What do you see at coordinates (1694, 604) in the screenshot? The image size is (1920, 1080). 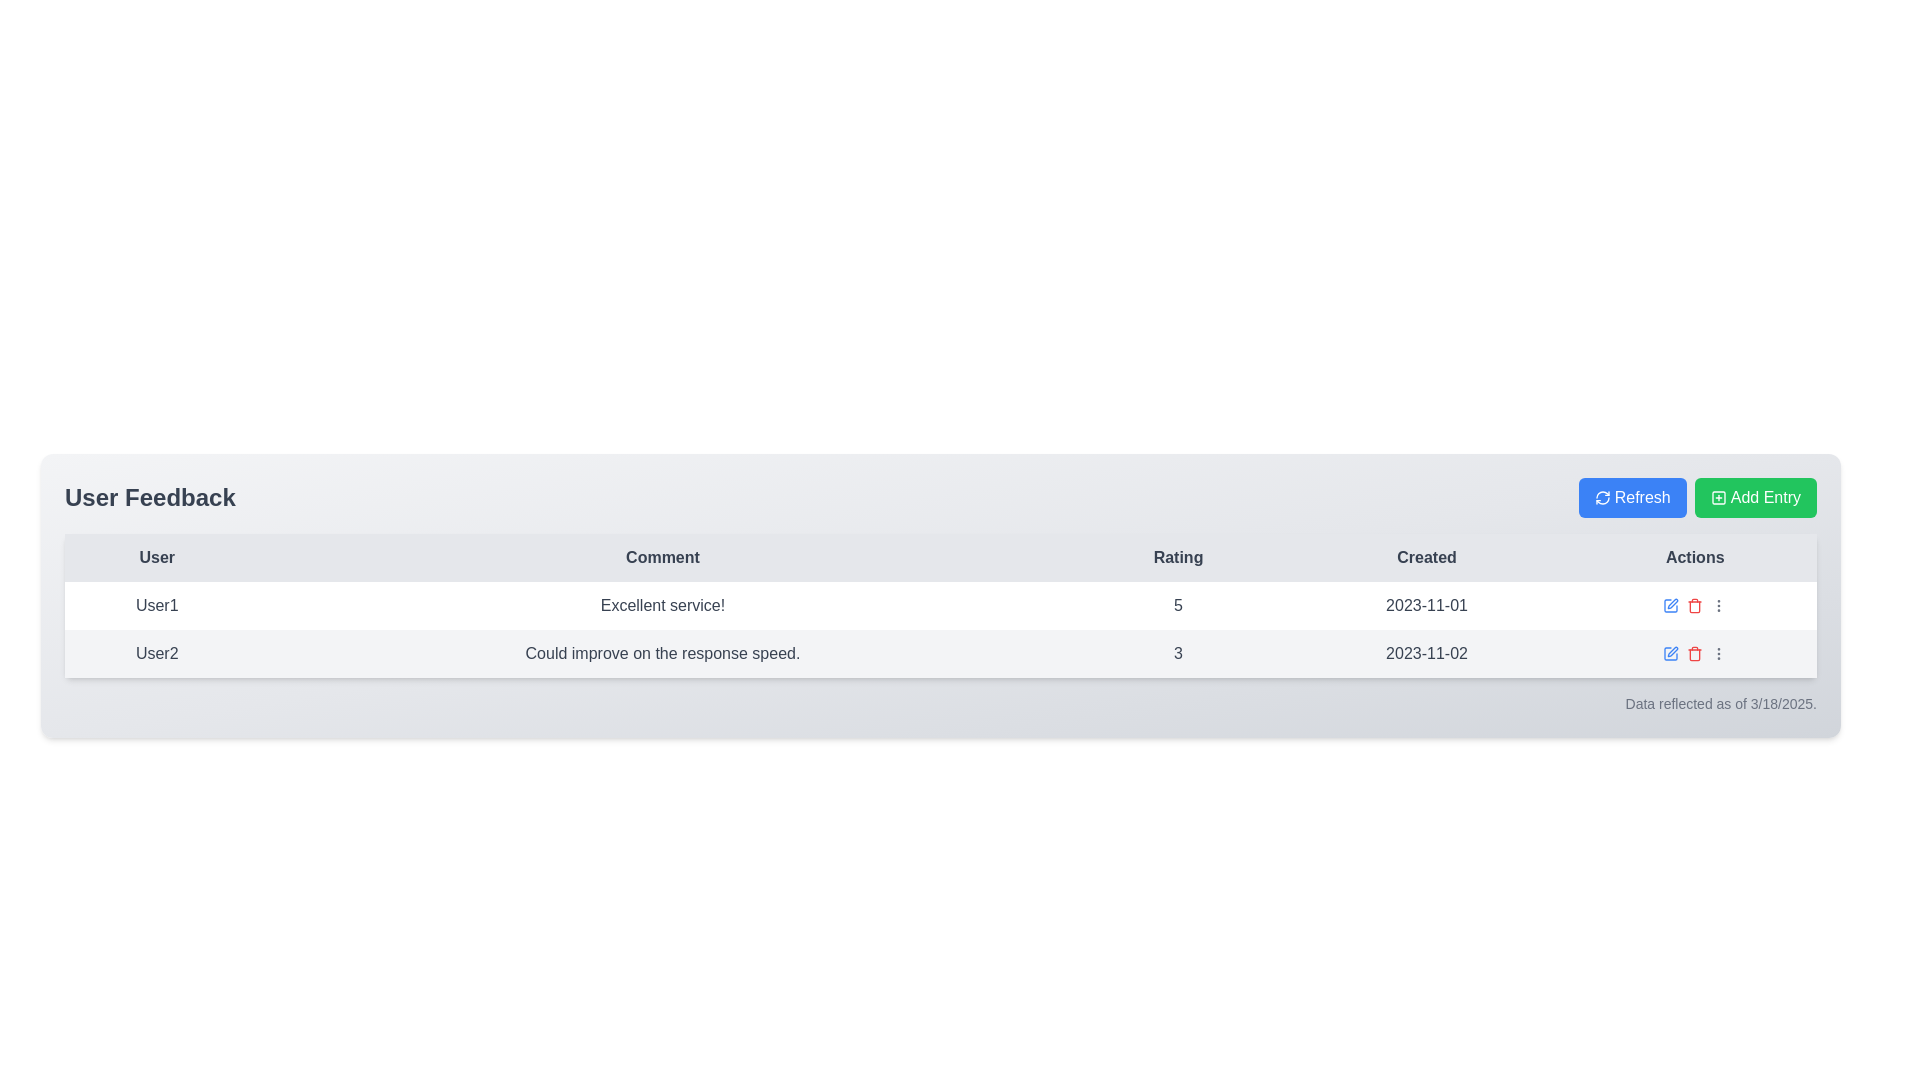 I see `the delete icon button located in the 'Actions' column of the table row` at bounding box center [1694, 604].